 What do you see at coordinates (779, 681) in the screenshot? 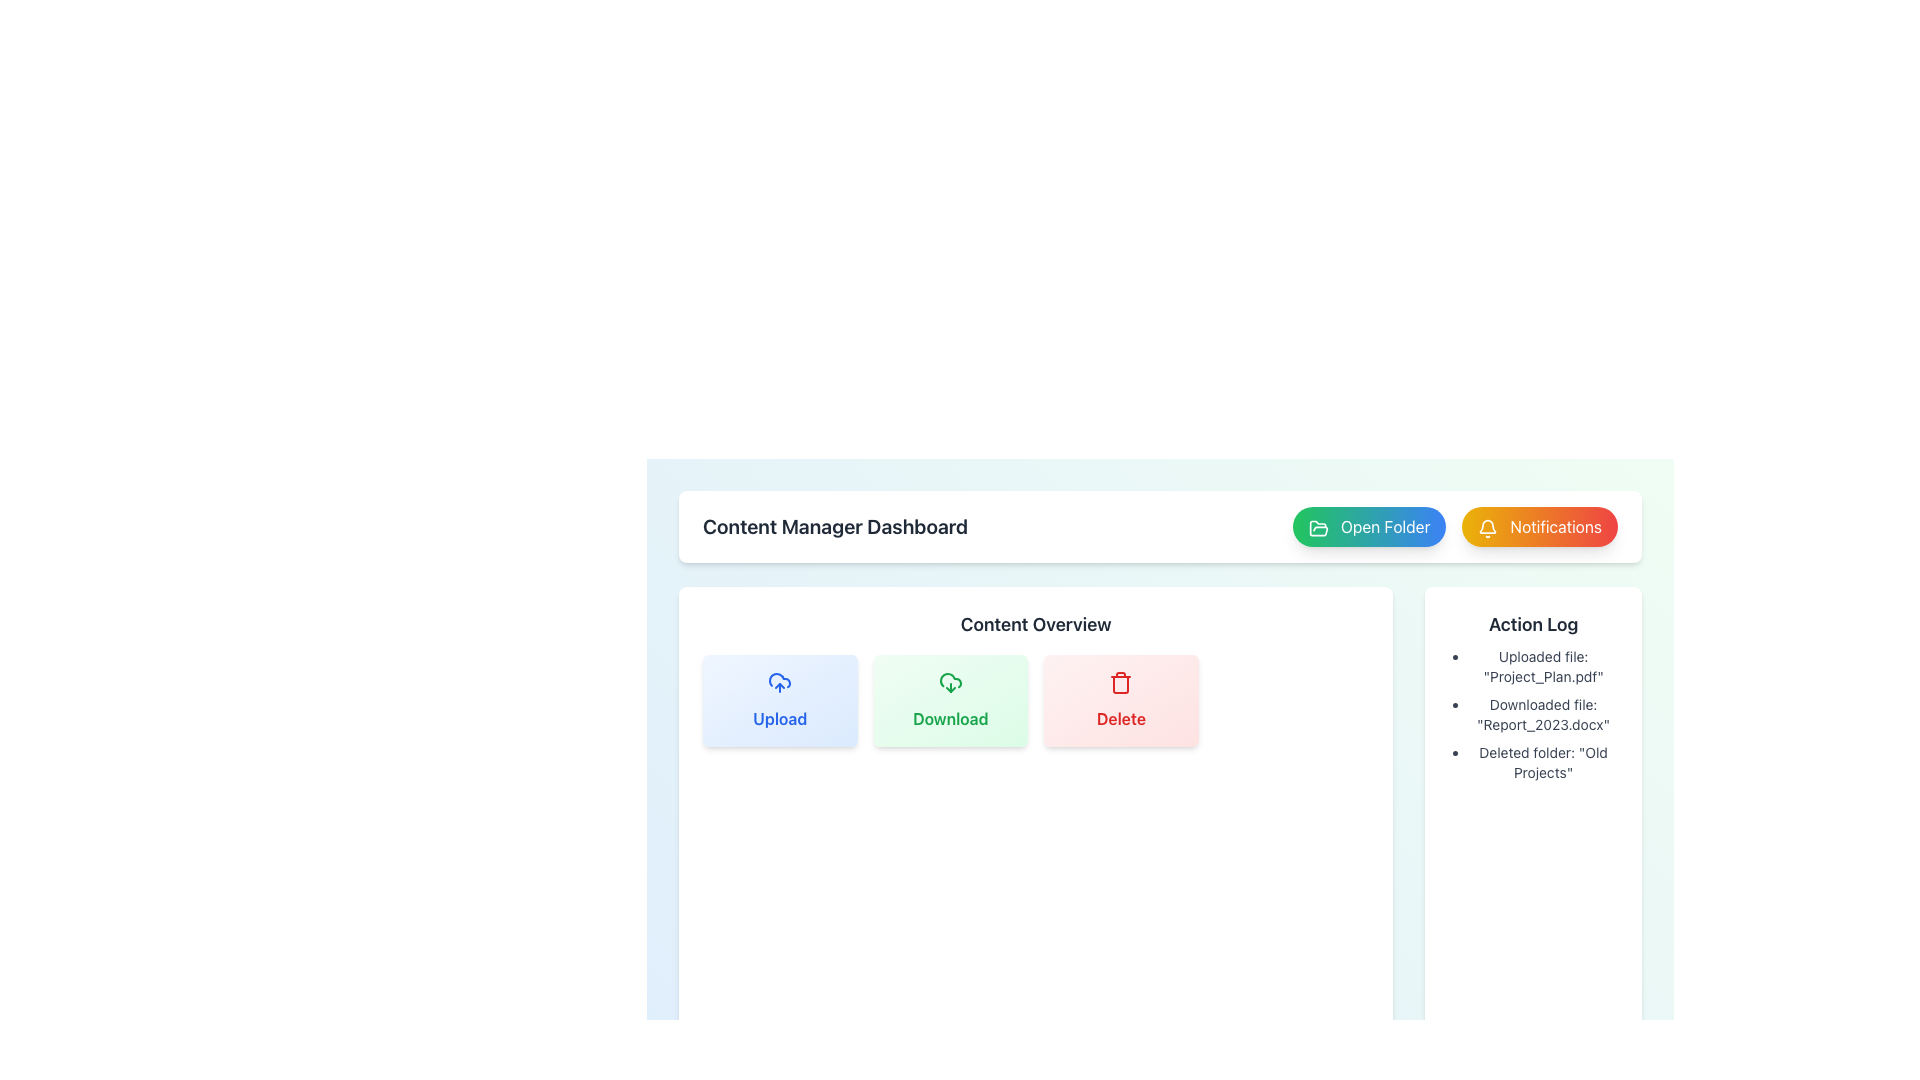
I see `the upload icon located within the blue 'Upload' button in the 'Content Overview' section, which is the first button among three central buttons` at bounding box center [779, 681].